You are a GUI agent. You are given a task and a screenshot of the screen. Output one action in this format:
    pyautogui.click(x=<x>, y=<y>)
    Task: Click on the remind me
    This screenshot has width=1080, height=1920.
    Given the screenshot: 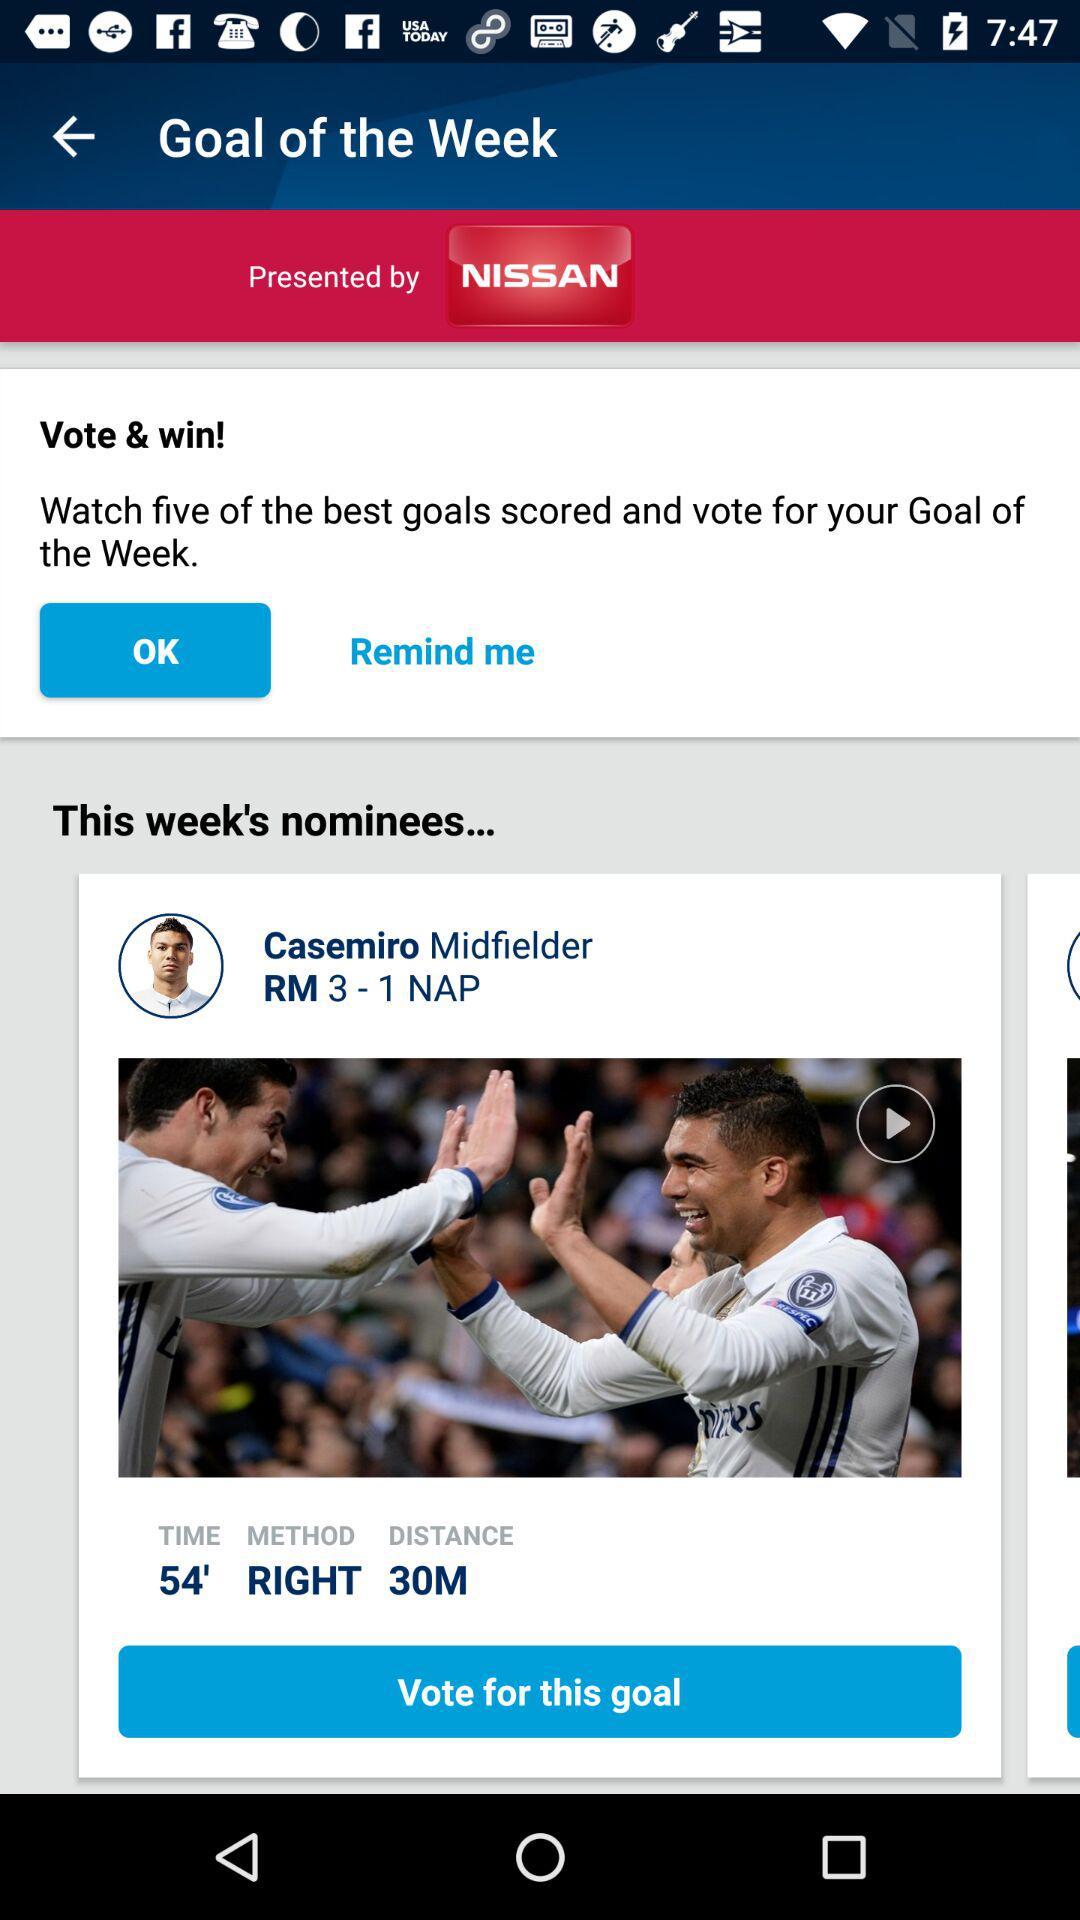 What is the action you would take?
    pyautogui.click(x=441, y=650)
    